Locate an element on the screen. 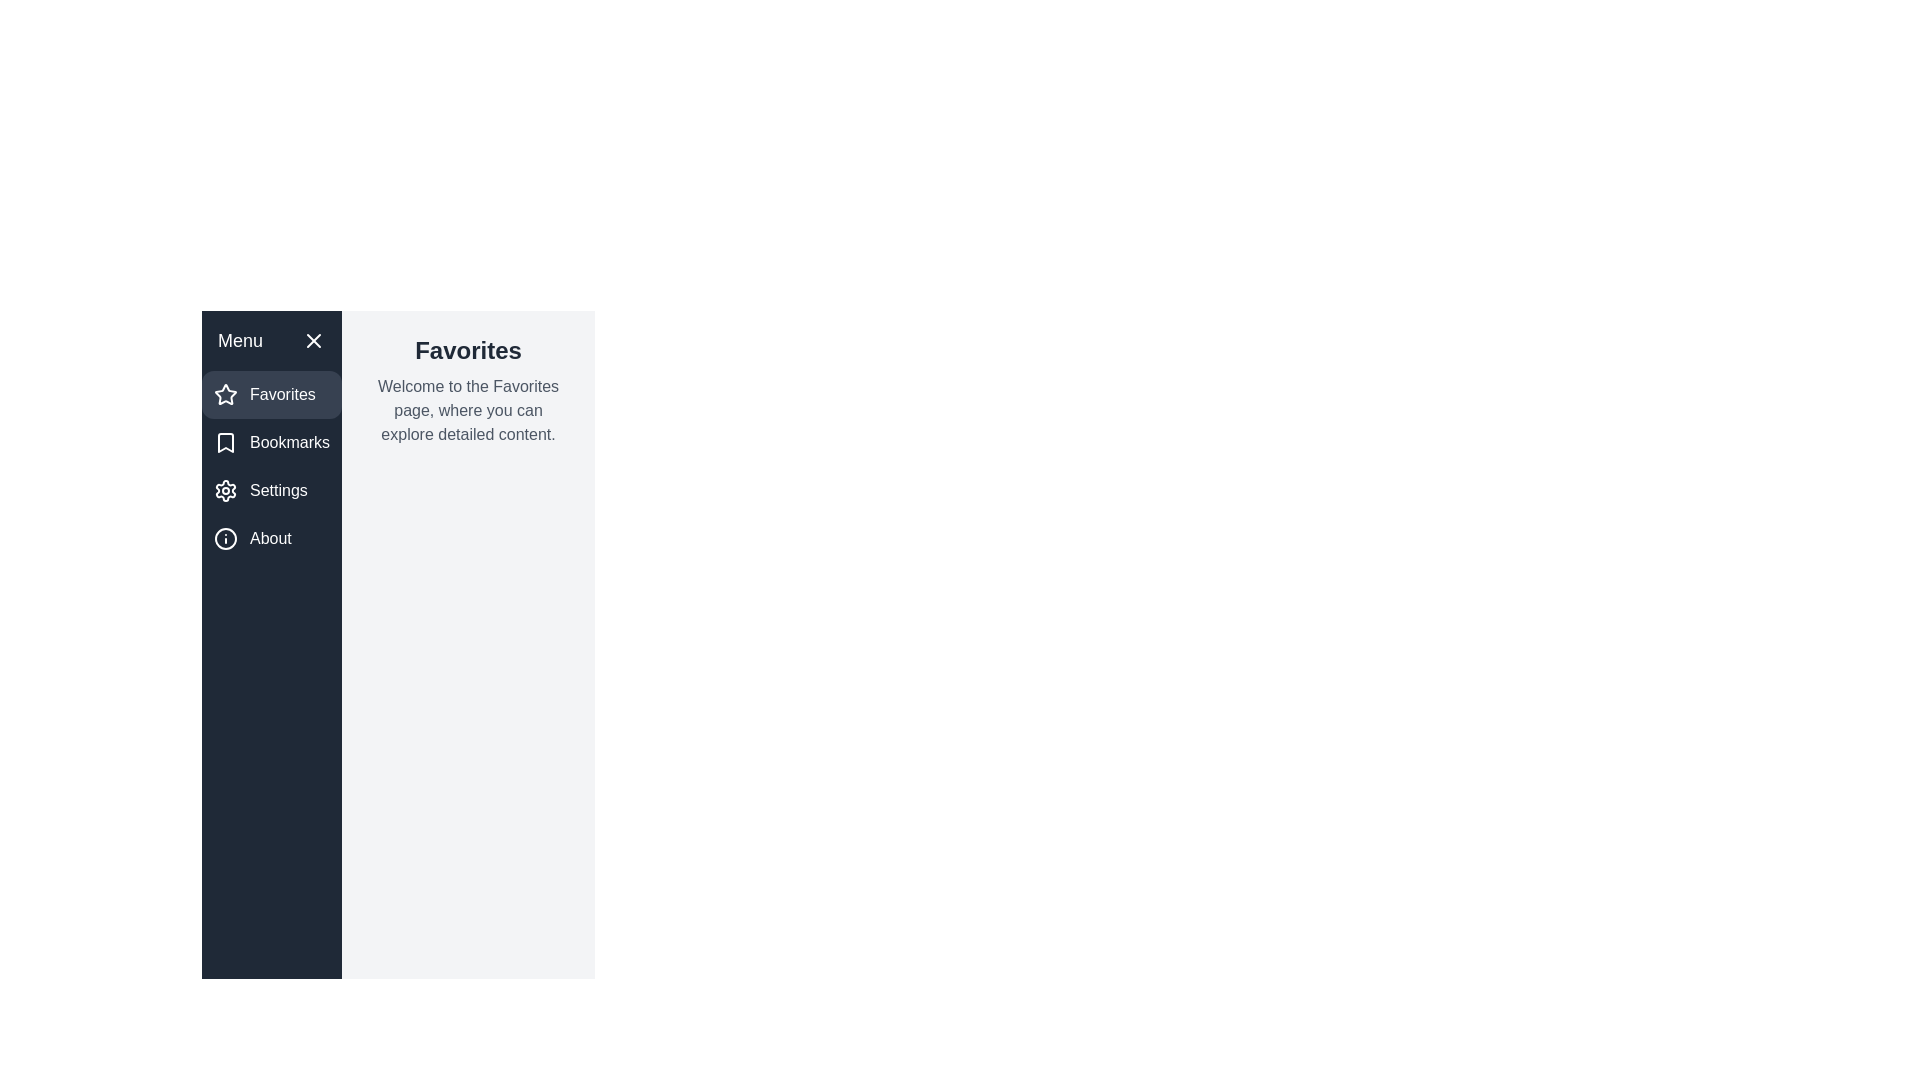 This screenshot has height=1080, width=1920. the 'About' text label in the sidebar menu under the 'Settings' option is located at coordinates (269, 538).